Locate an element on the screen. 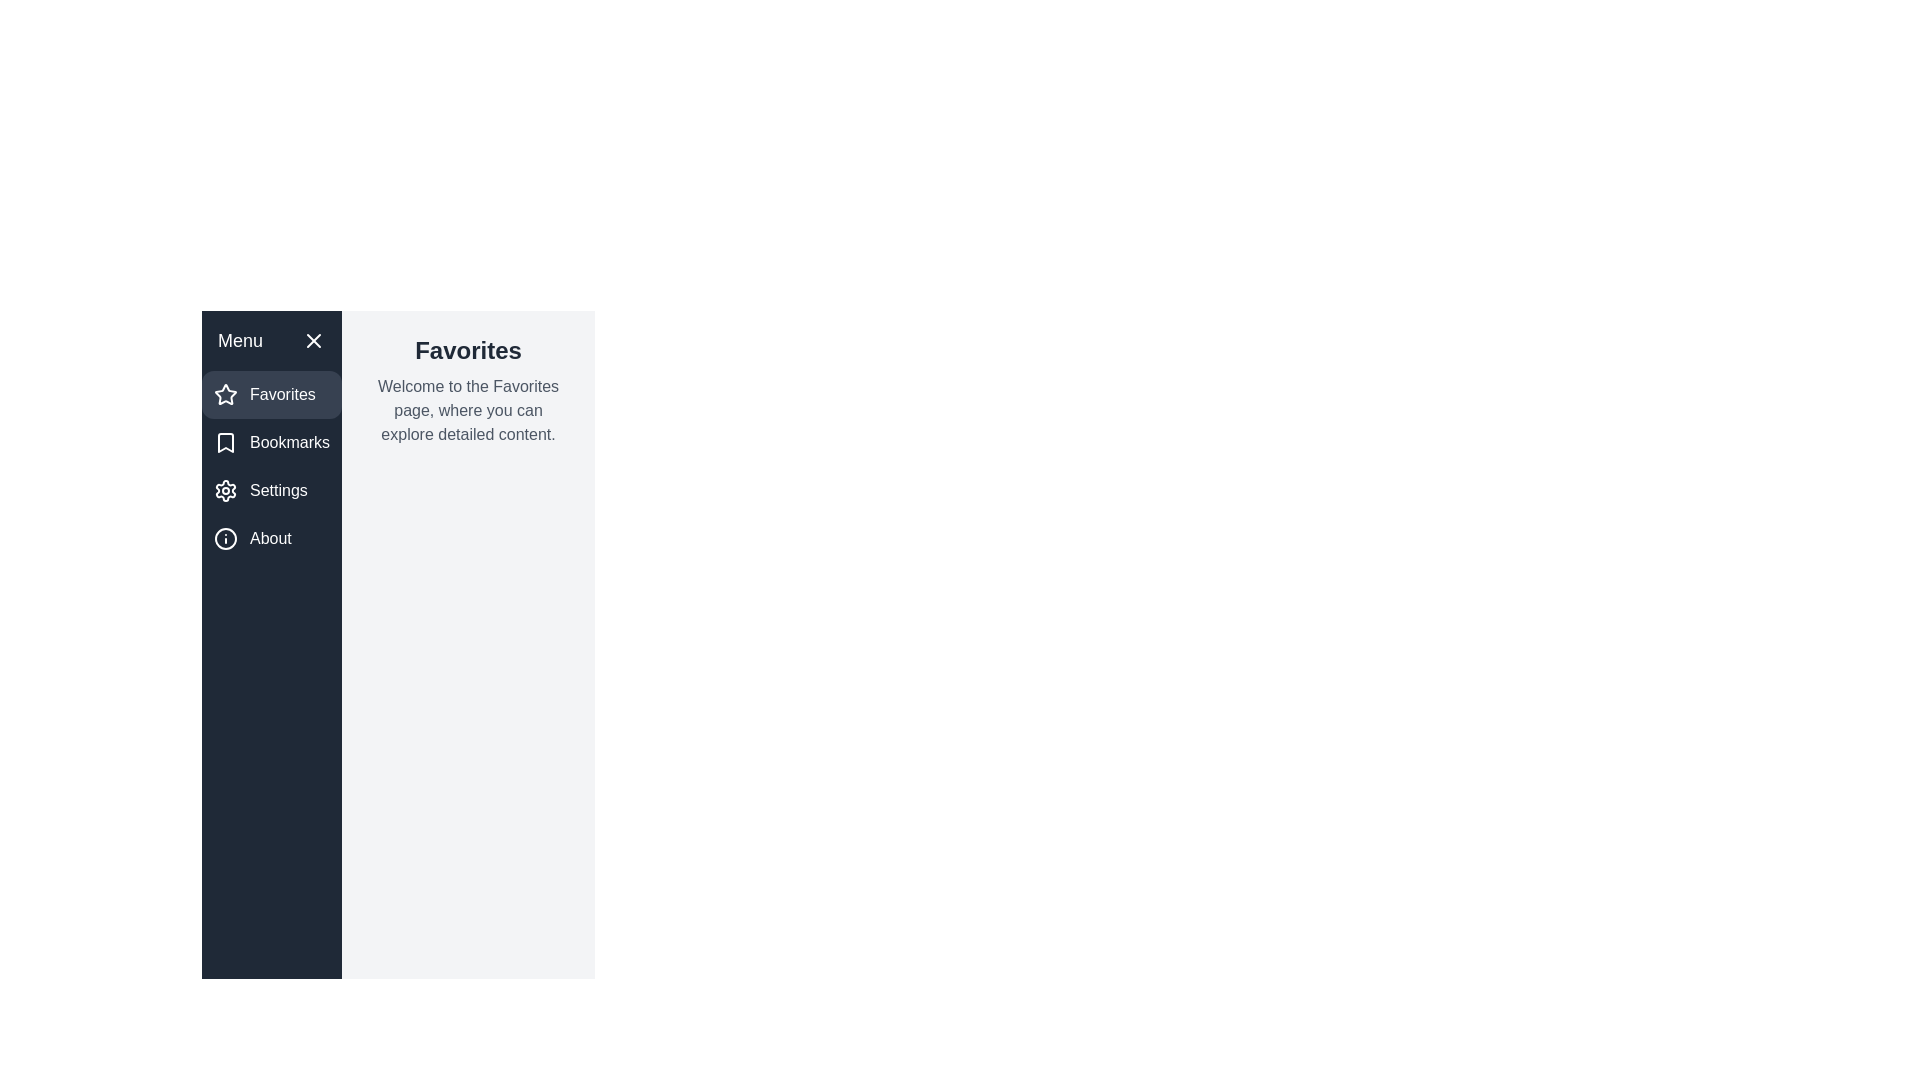 This screenshot has height=1080, width=1920. the 'About' text label in the sidebar menu under the 'Settings' option is located at coordinates (269, 538).